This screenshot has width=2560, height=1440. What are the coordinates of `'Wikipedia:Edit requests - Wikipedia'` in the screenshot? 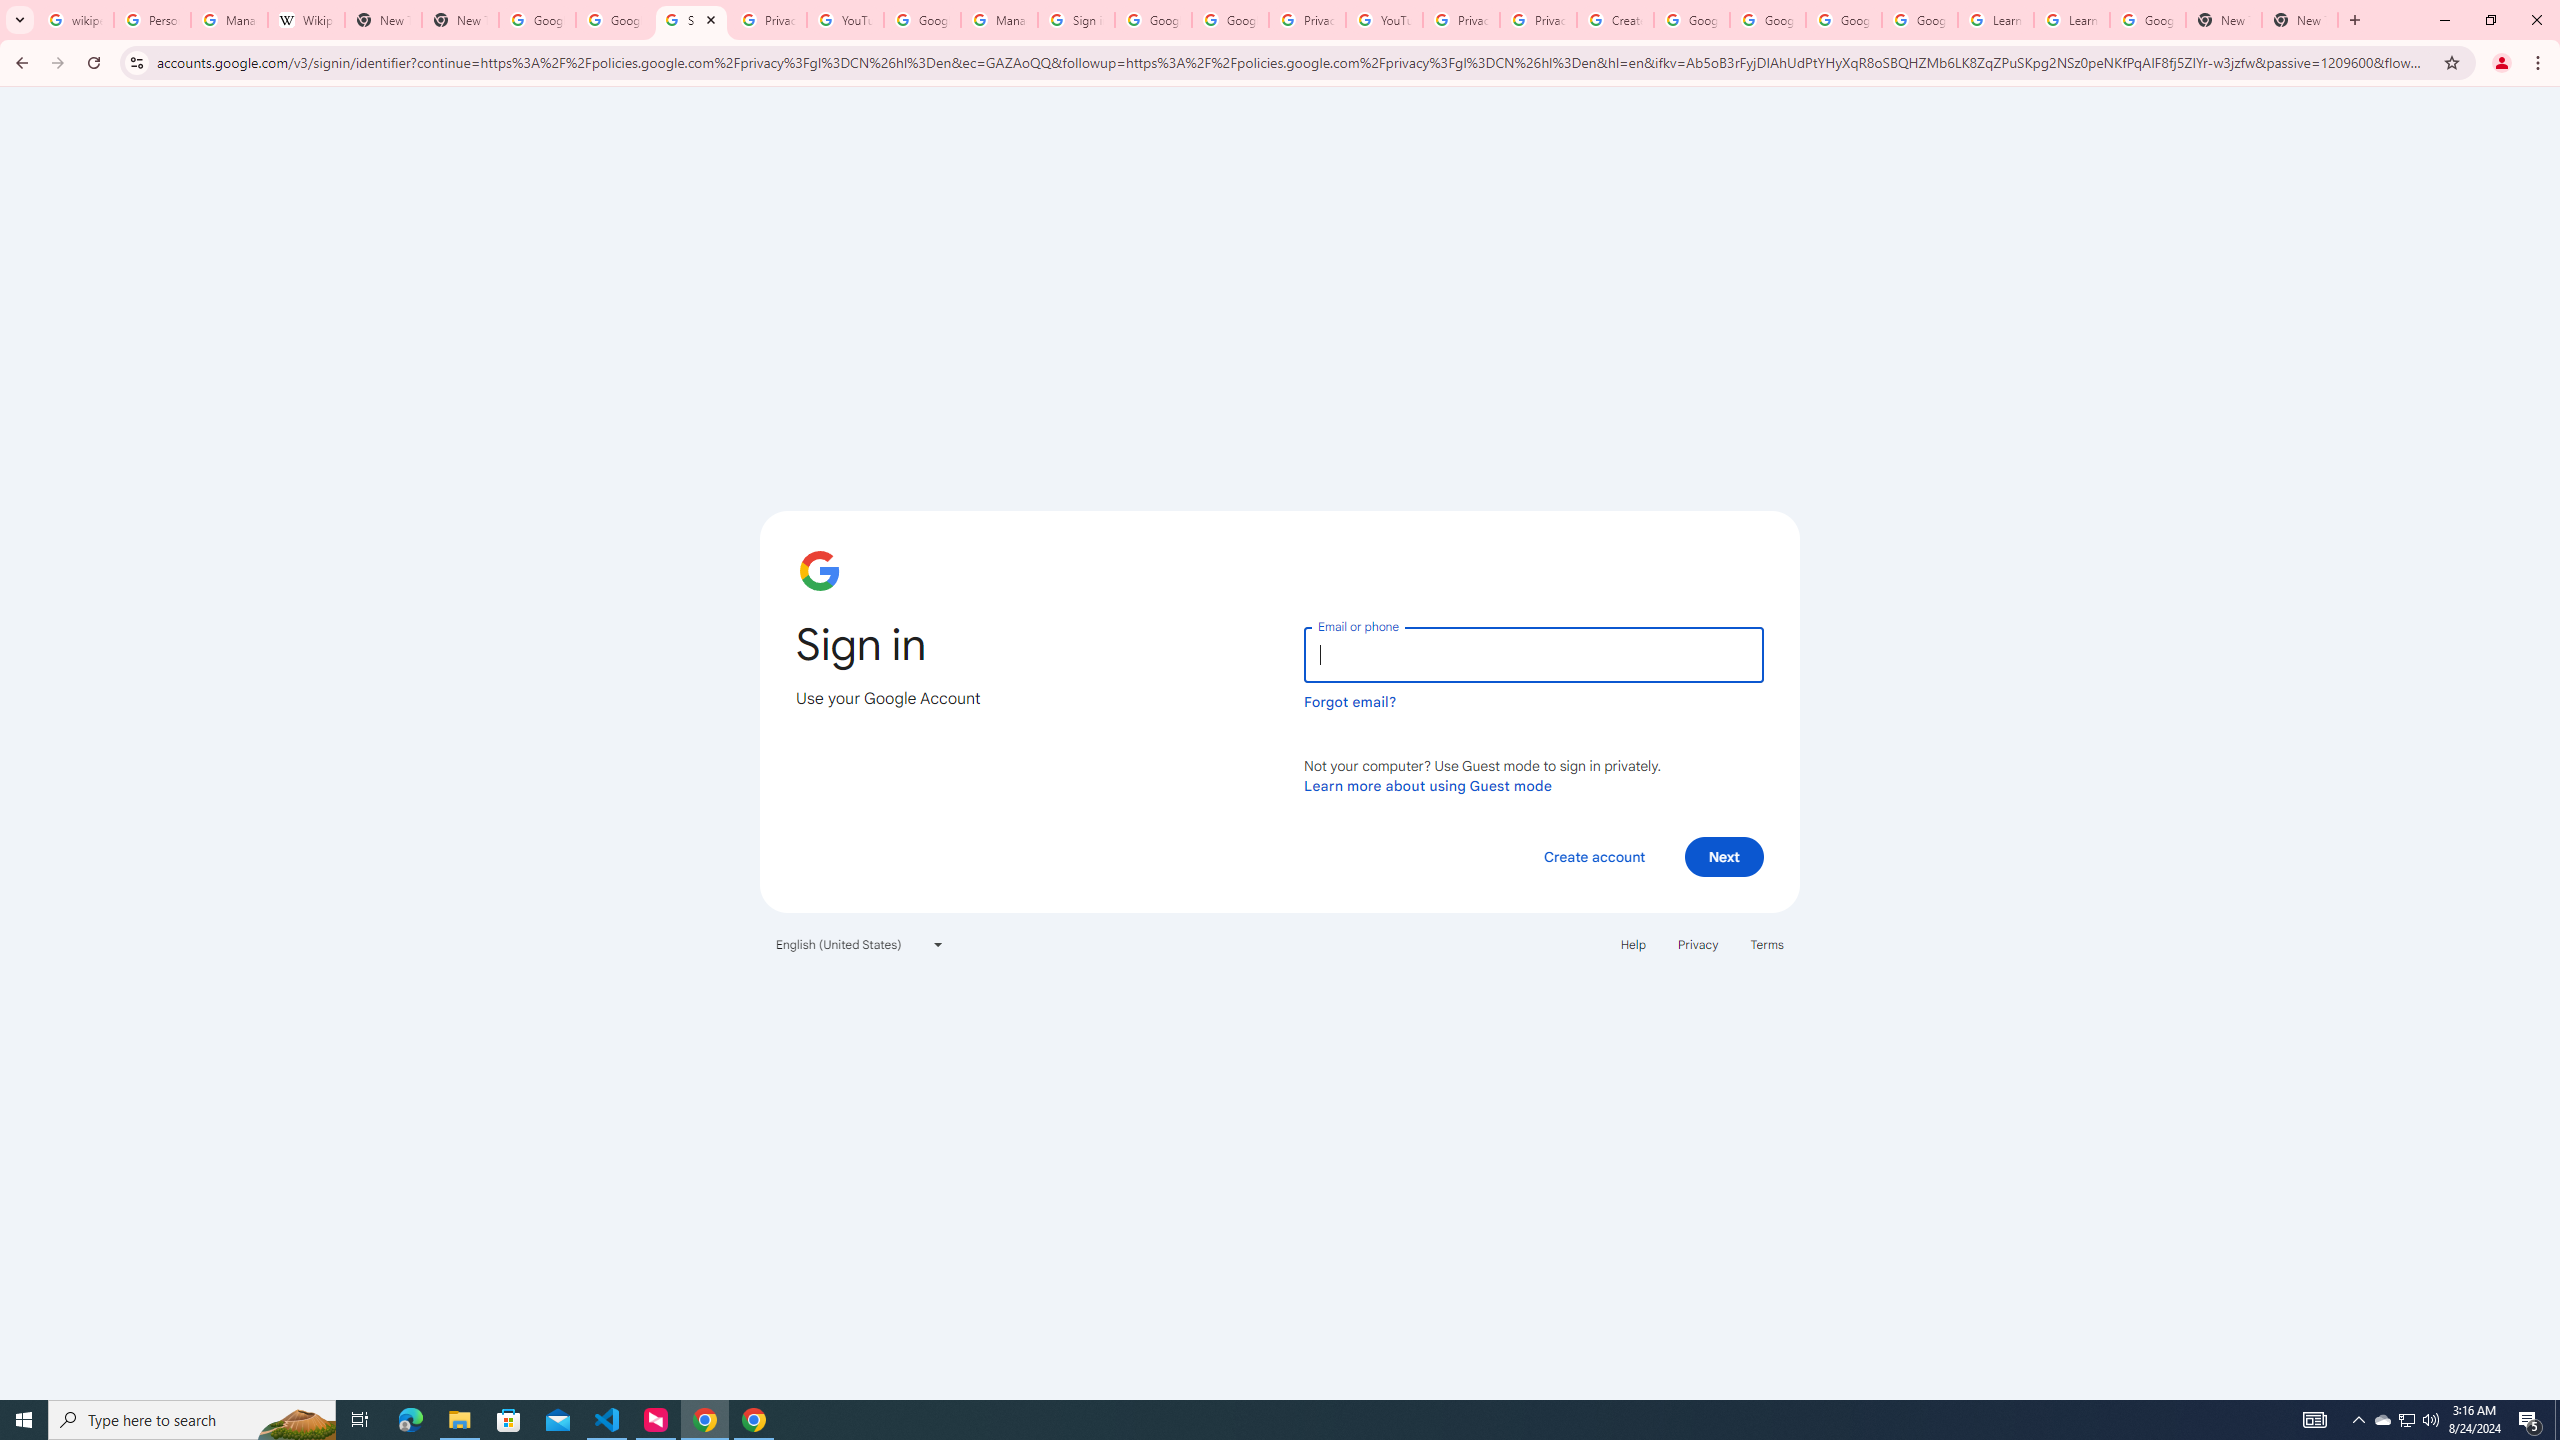 It's located at (305, 19).